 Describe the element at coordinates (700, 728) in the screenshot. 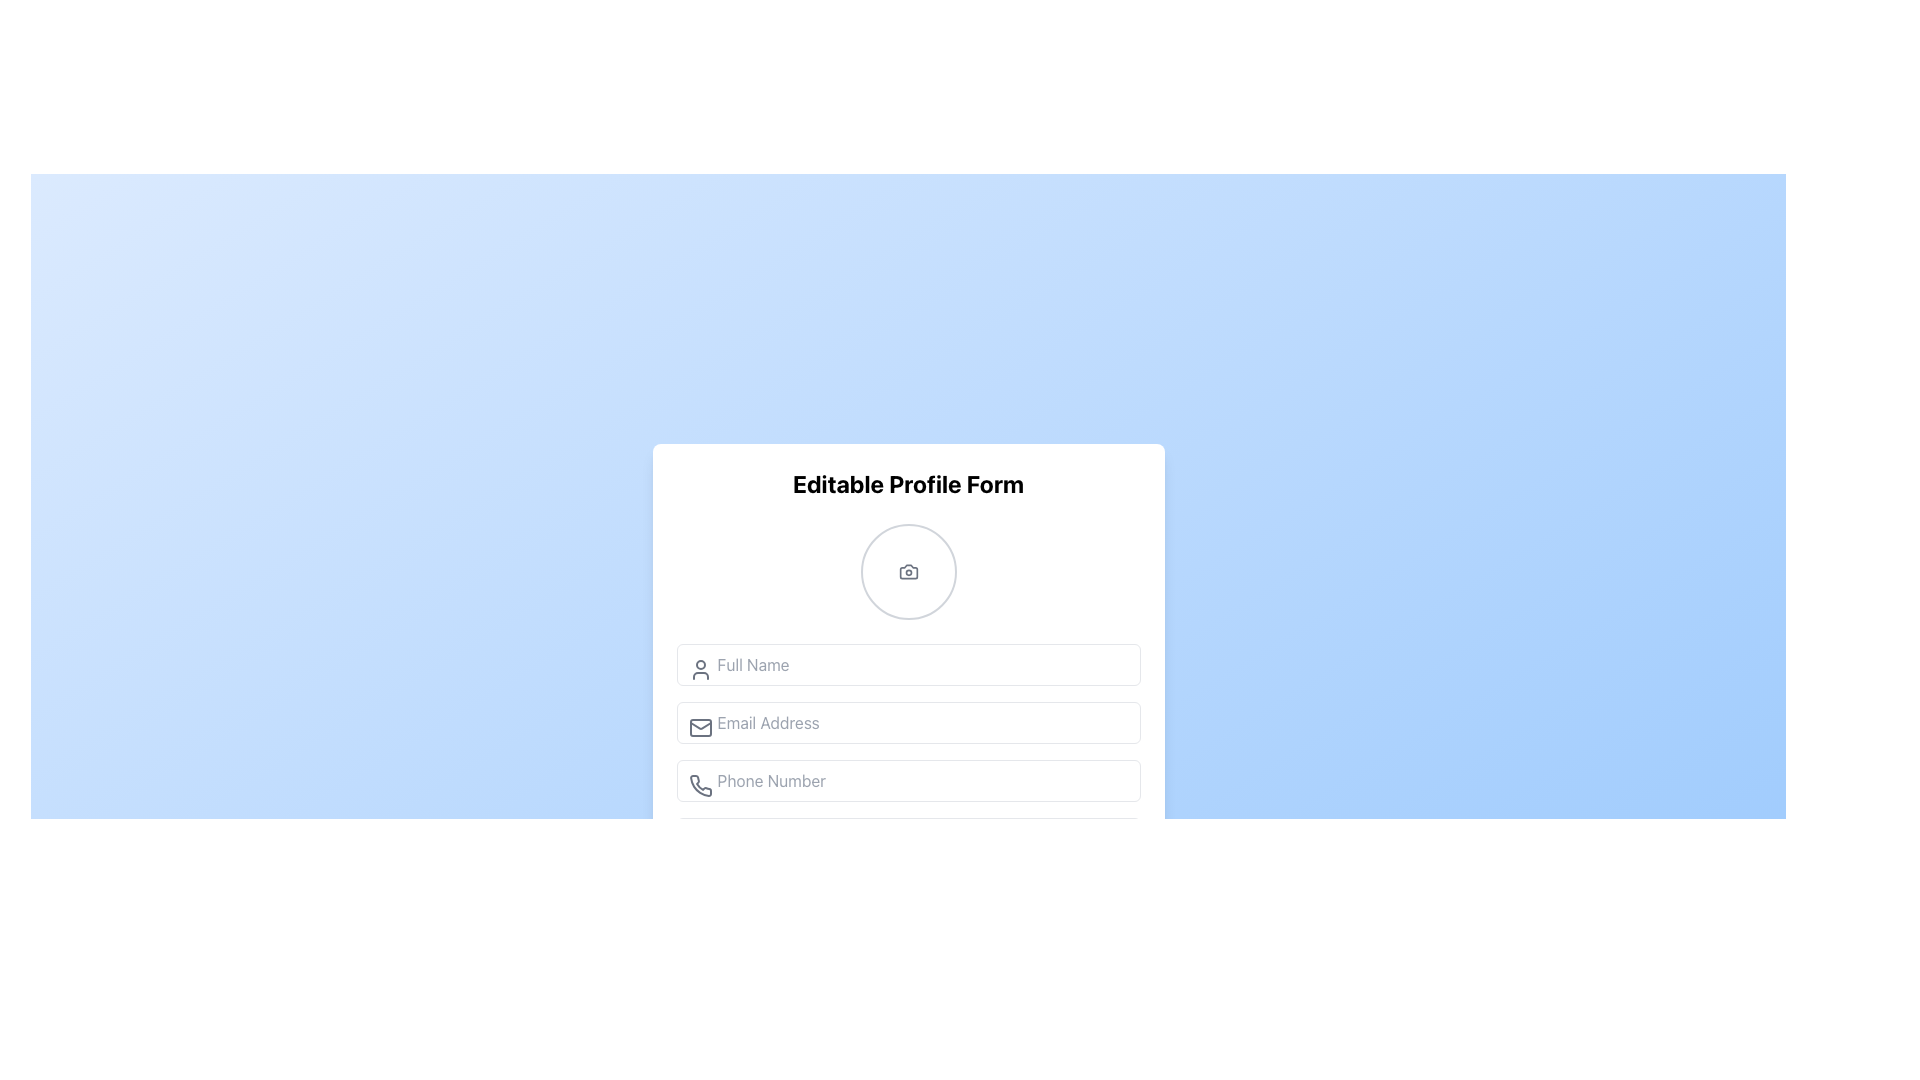

I see `the SVG Rectangle that visually represents the email icon, which is positioned in the top left corner of the associated 'Email Address' input field` at that location.